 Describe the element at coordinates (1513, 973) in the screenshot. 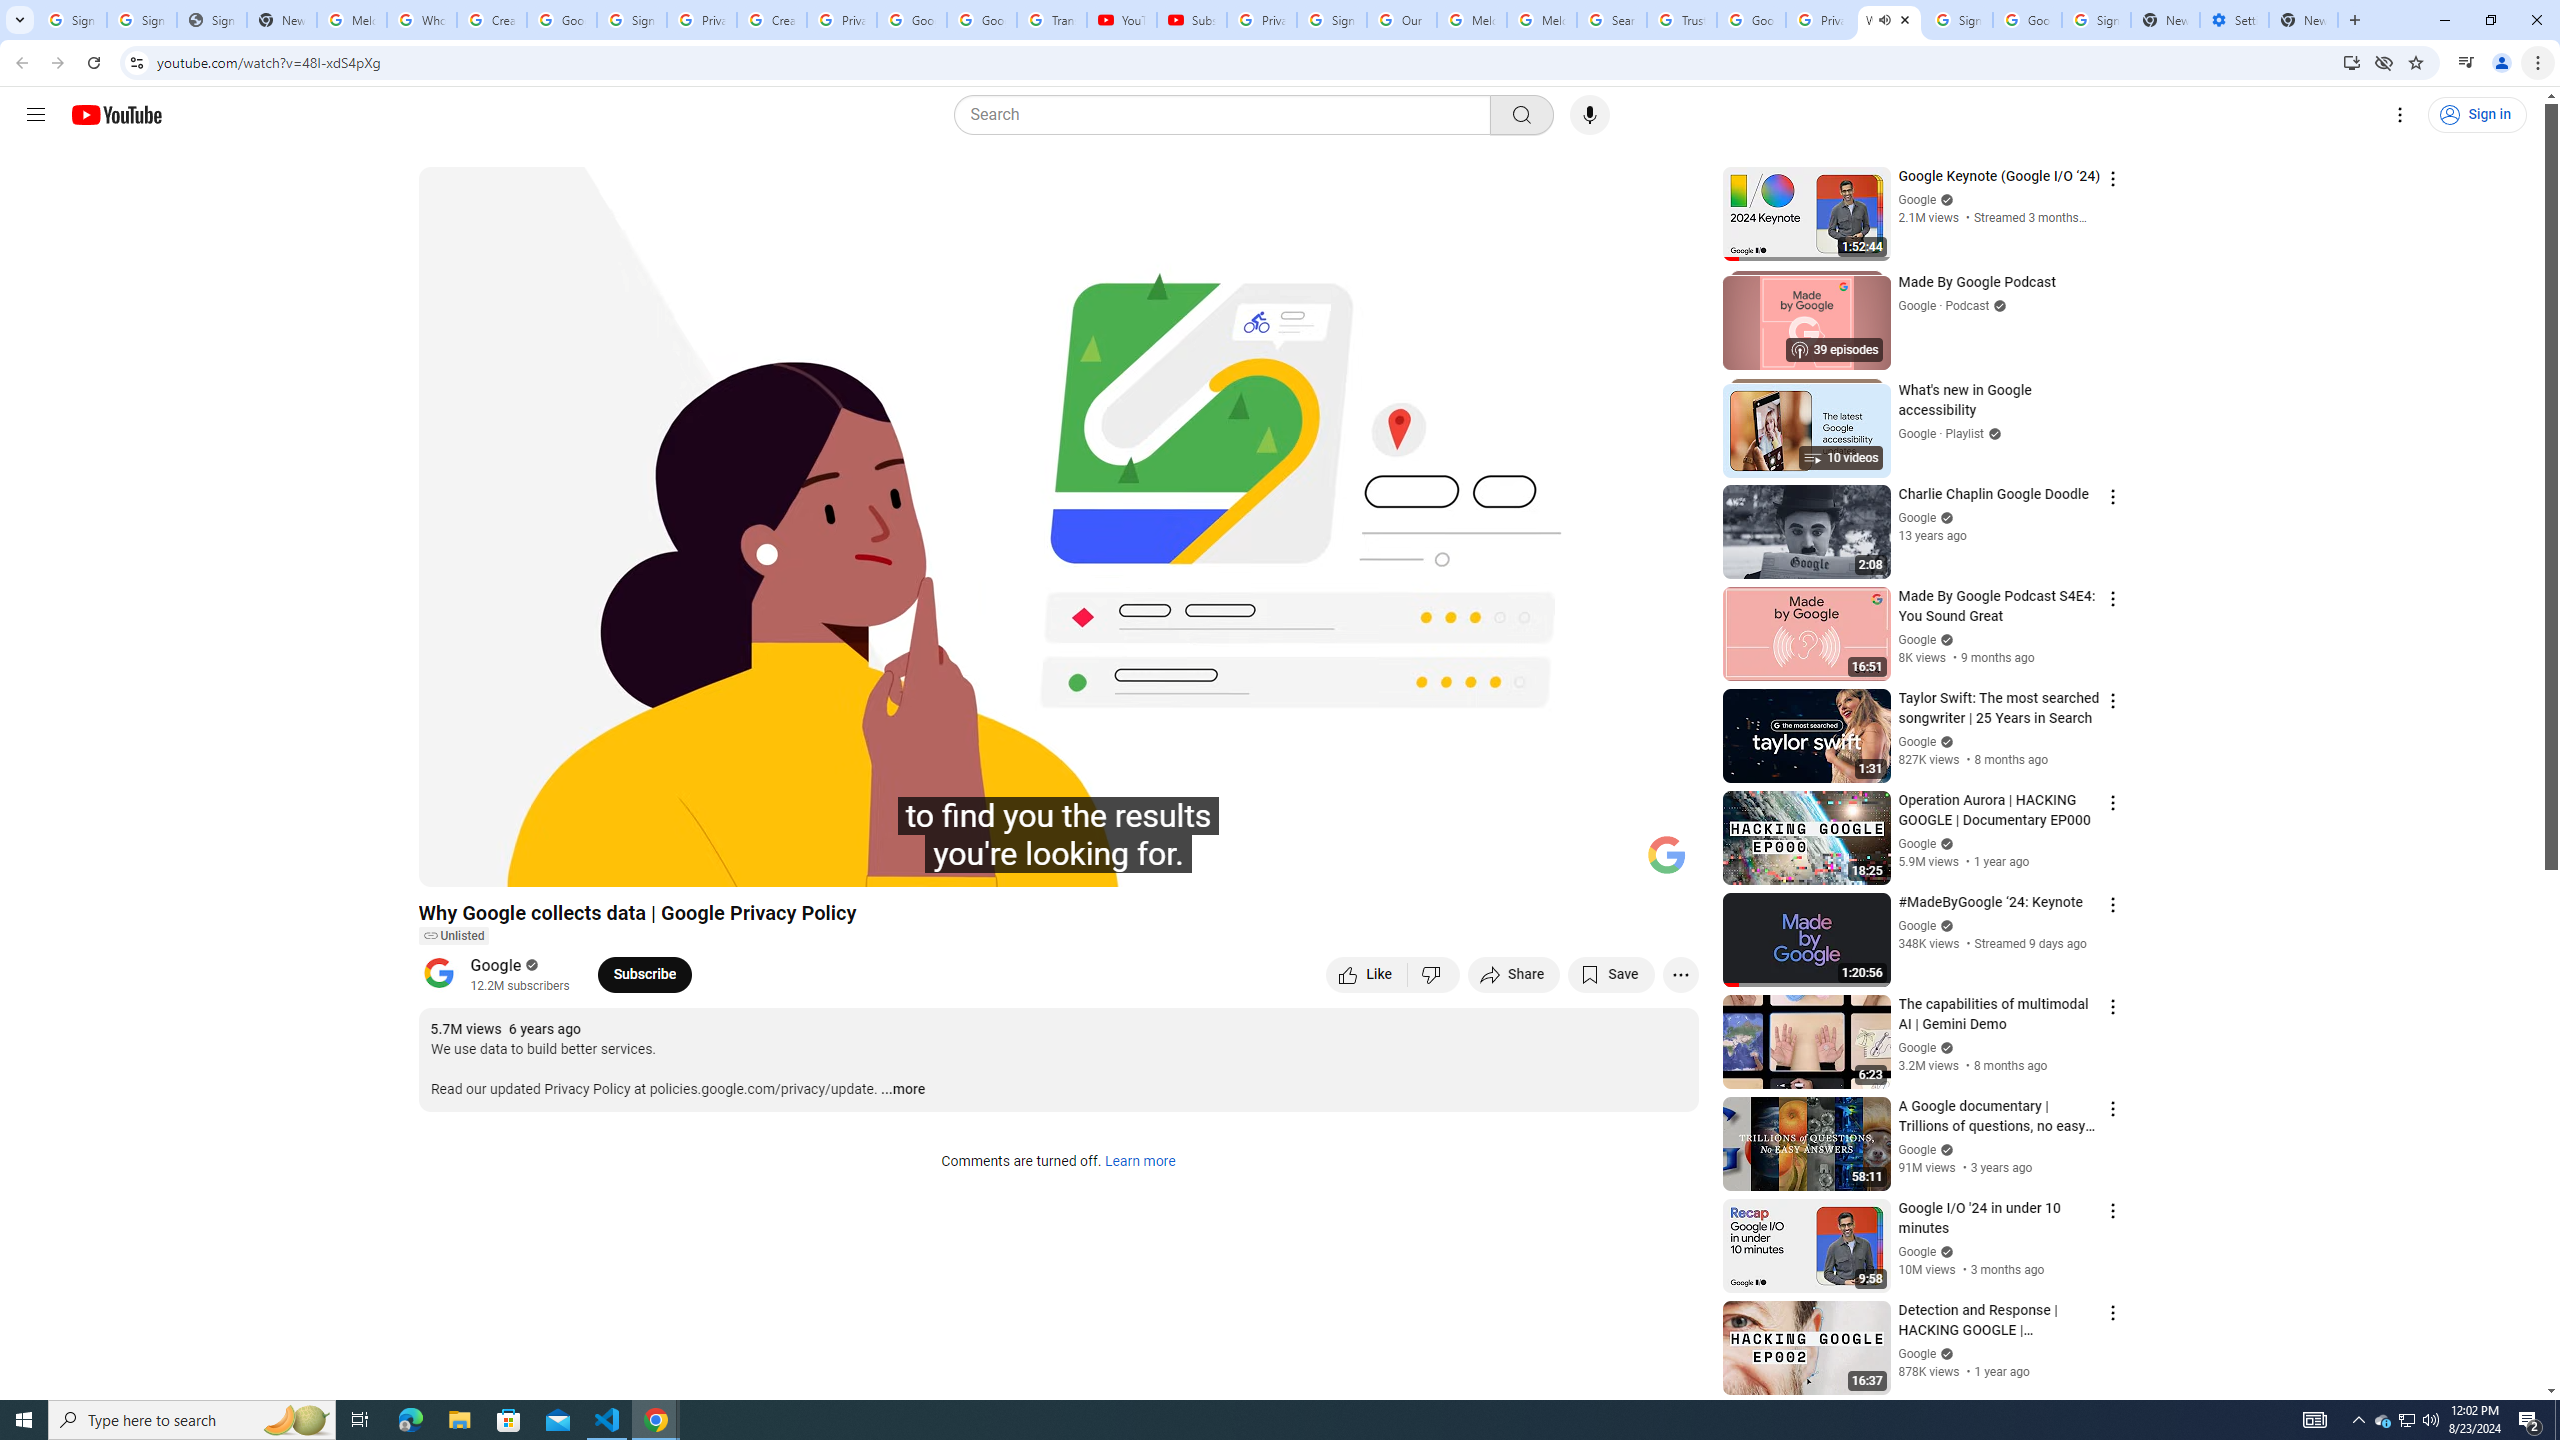

I see `'Share'` at that location.